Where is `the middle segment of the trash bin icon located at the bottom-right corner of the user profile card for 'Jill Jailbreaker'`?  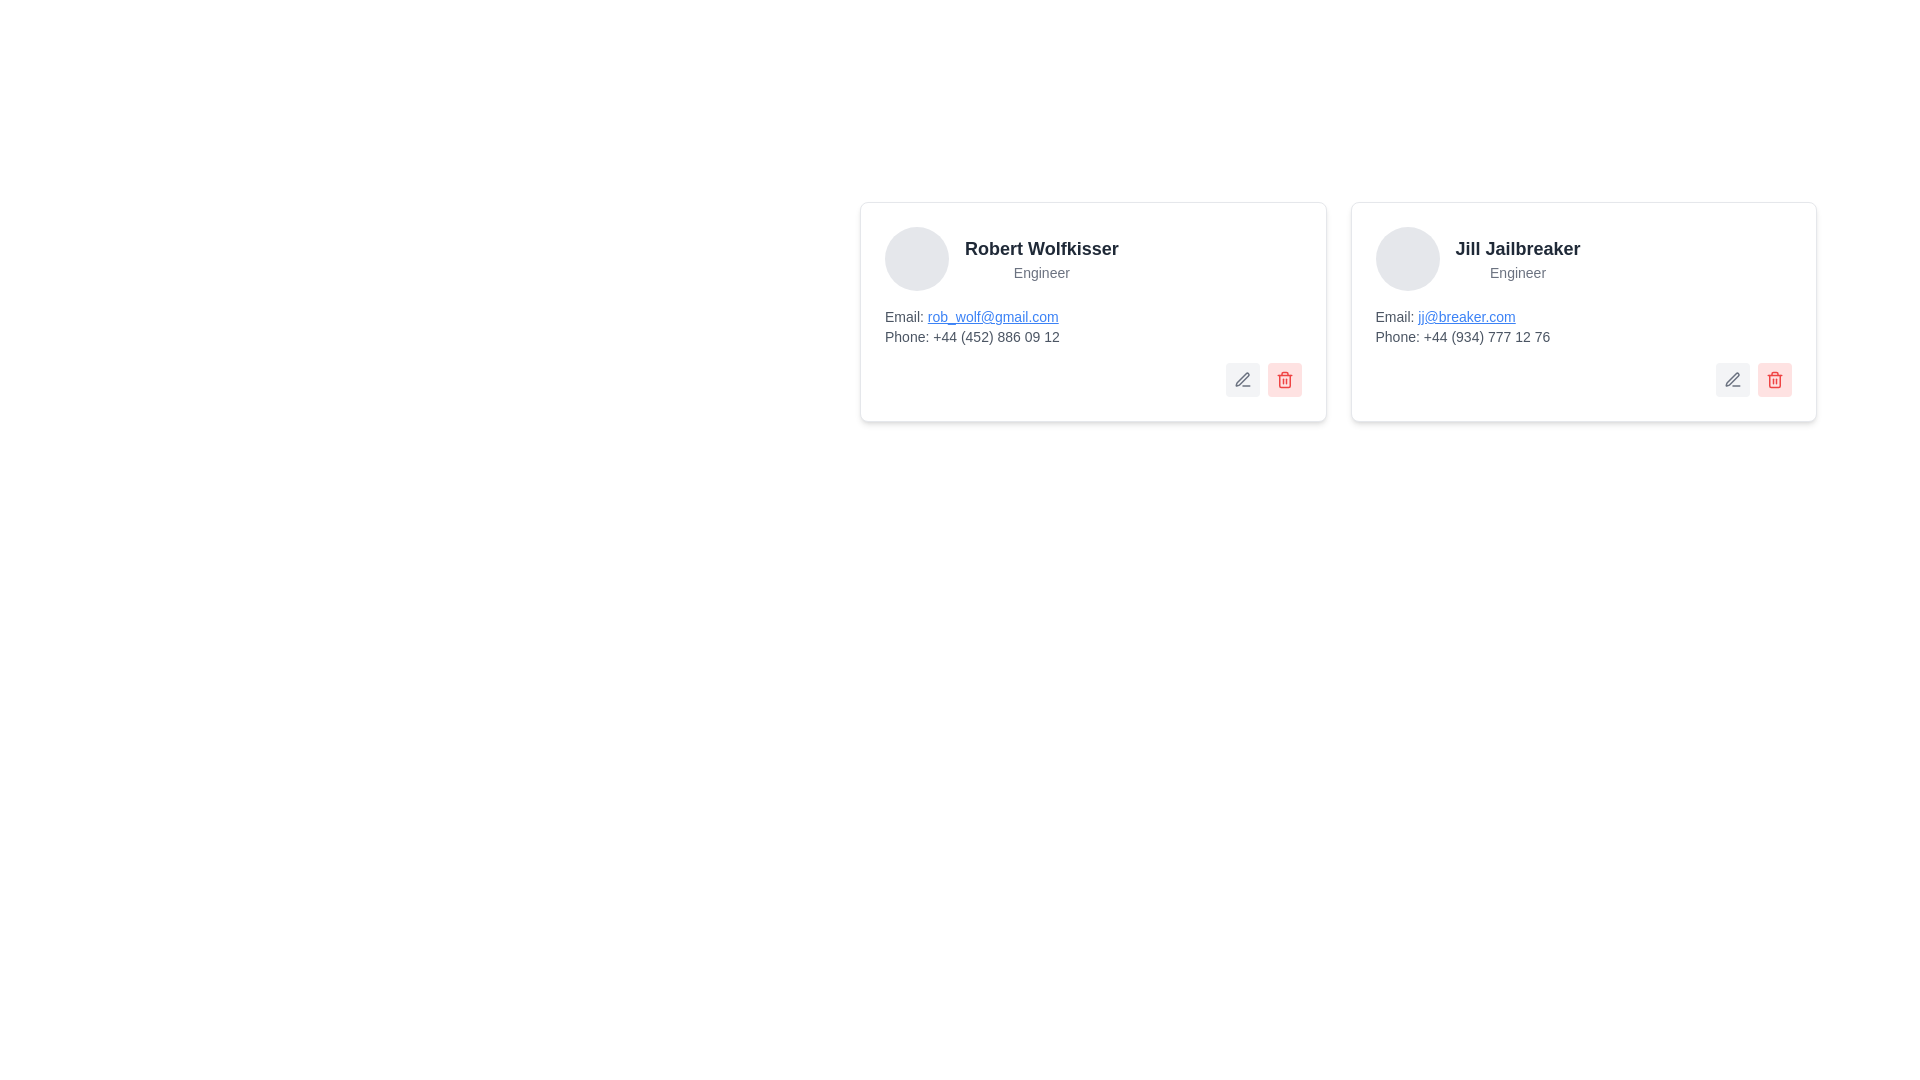
the middle segment of the trash bin icon located at the bottom-right corner of the user profile card for 'Jill Jailbreaker' is located at coordinates (1775, 381).